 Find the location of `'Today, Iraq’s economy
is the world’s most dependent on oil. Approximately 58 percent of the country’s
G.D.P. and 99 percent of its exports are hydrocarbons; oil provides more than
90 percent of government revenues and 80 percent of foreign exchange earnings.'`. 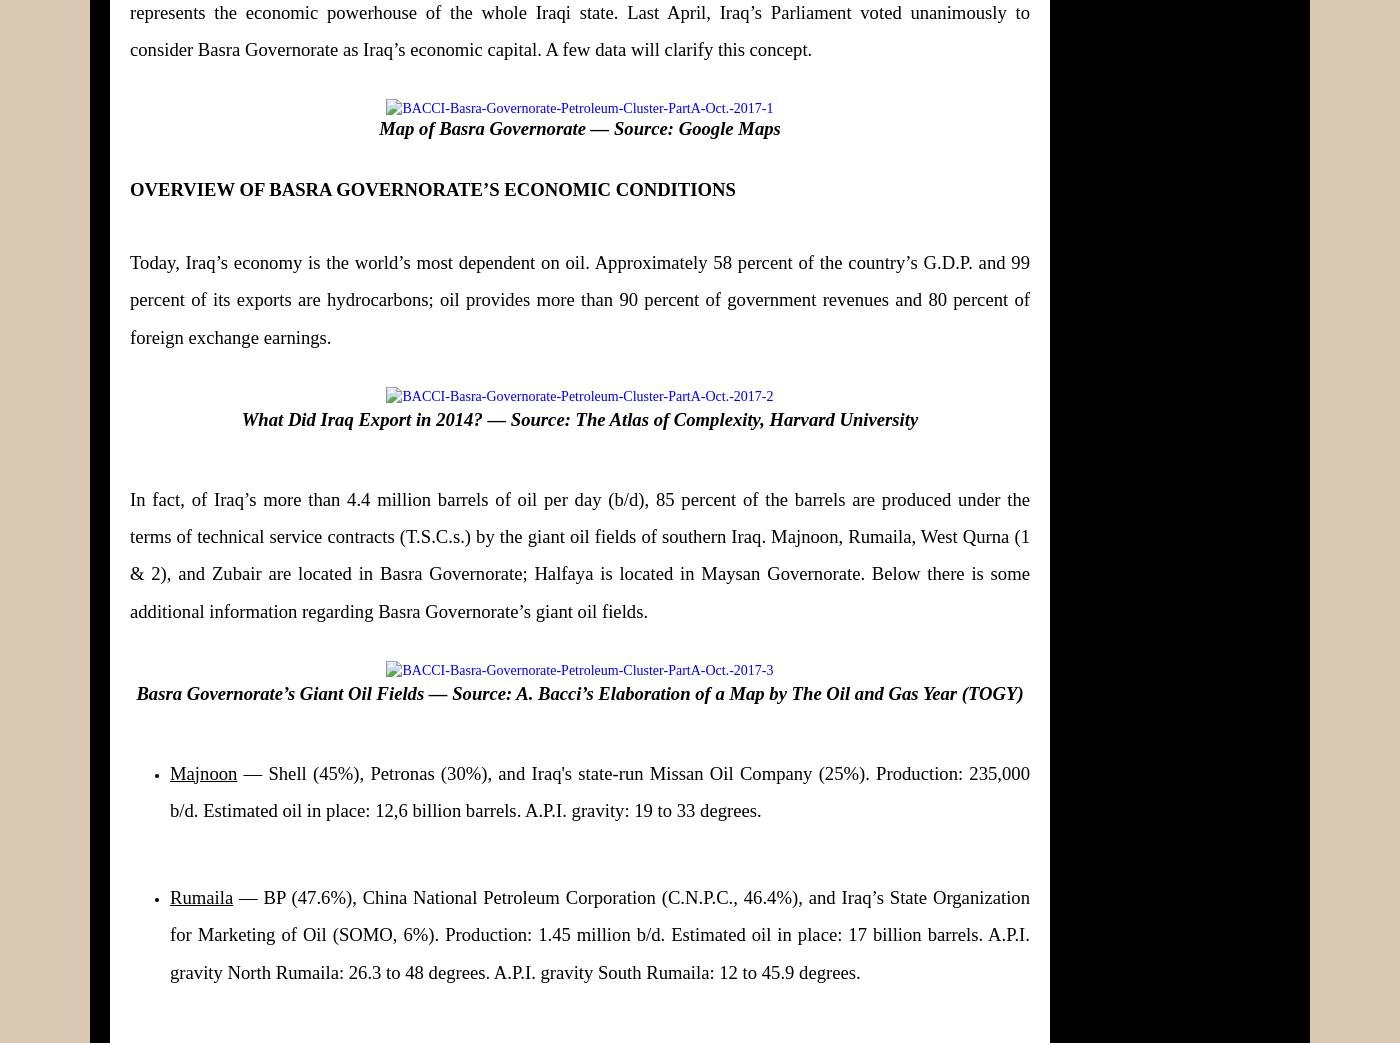

'Today, Iraq’s economy
is the world’s most dependent on oil. Approximately 58 percent of the country’s
G.D.P. and 99 percent of its exports are hydrocarbons; oil provides more than
90 percent of government revenues and 80 percent of foreign exchange earnings.' is located at coordinates (580, 298).